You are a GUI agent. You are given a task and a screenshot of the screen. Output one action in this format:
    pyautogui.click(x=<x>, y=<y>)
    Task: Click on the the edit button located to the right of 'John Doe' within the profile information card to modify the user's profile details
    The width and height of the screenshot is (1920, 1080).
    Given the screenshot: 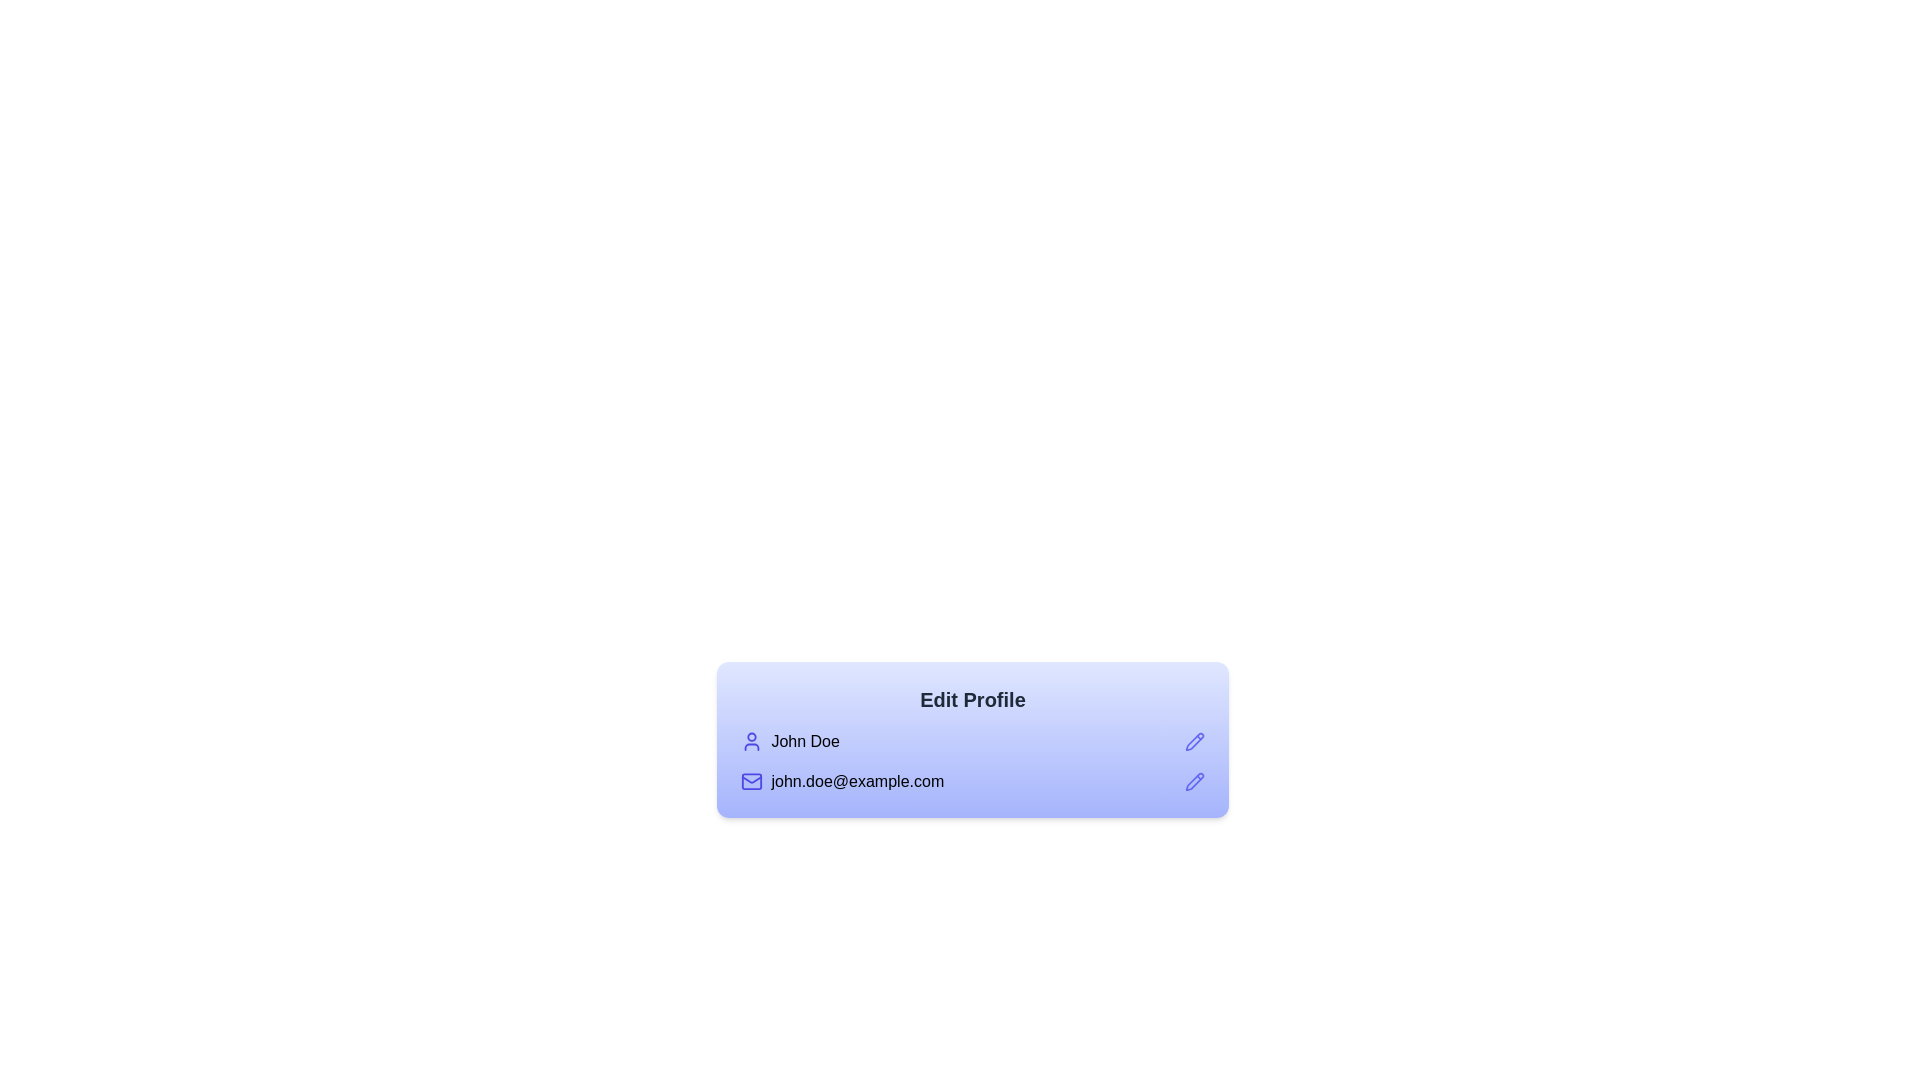 What is the action you would take?
    pyautogui.click(x=1195, y=741)
    